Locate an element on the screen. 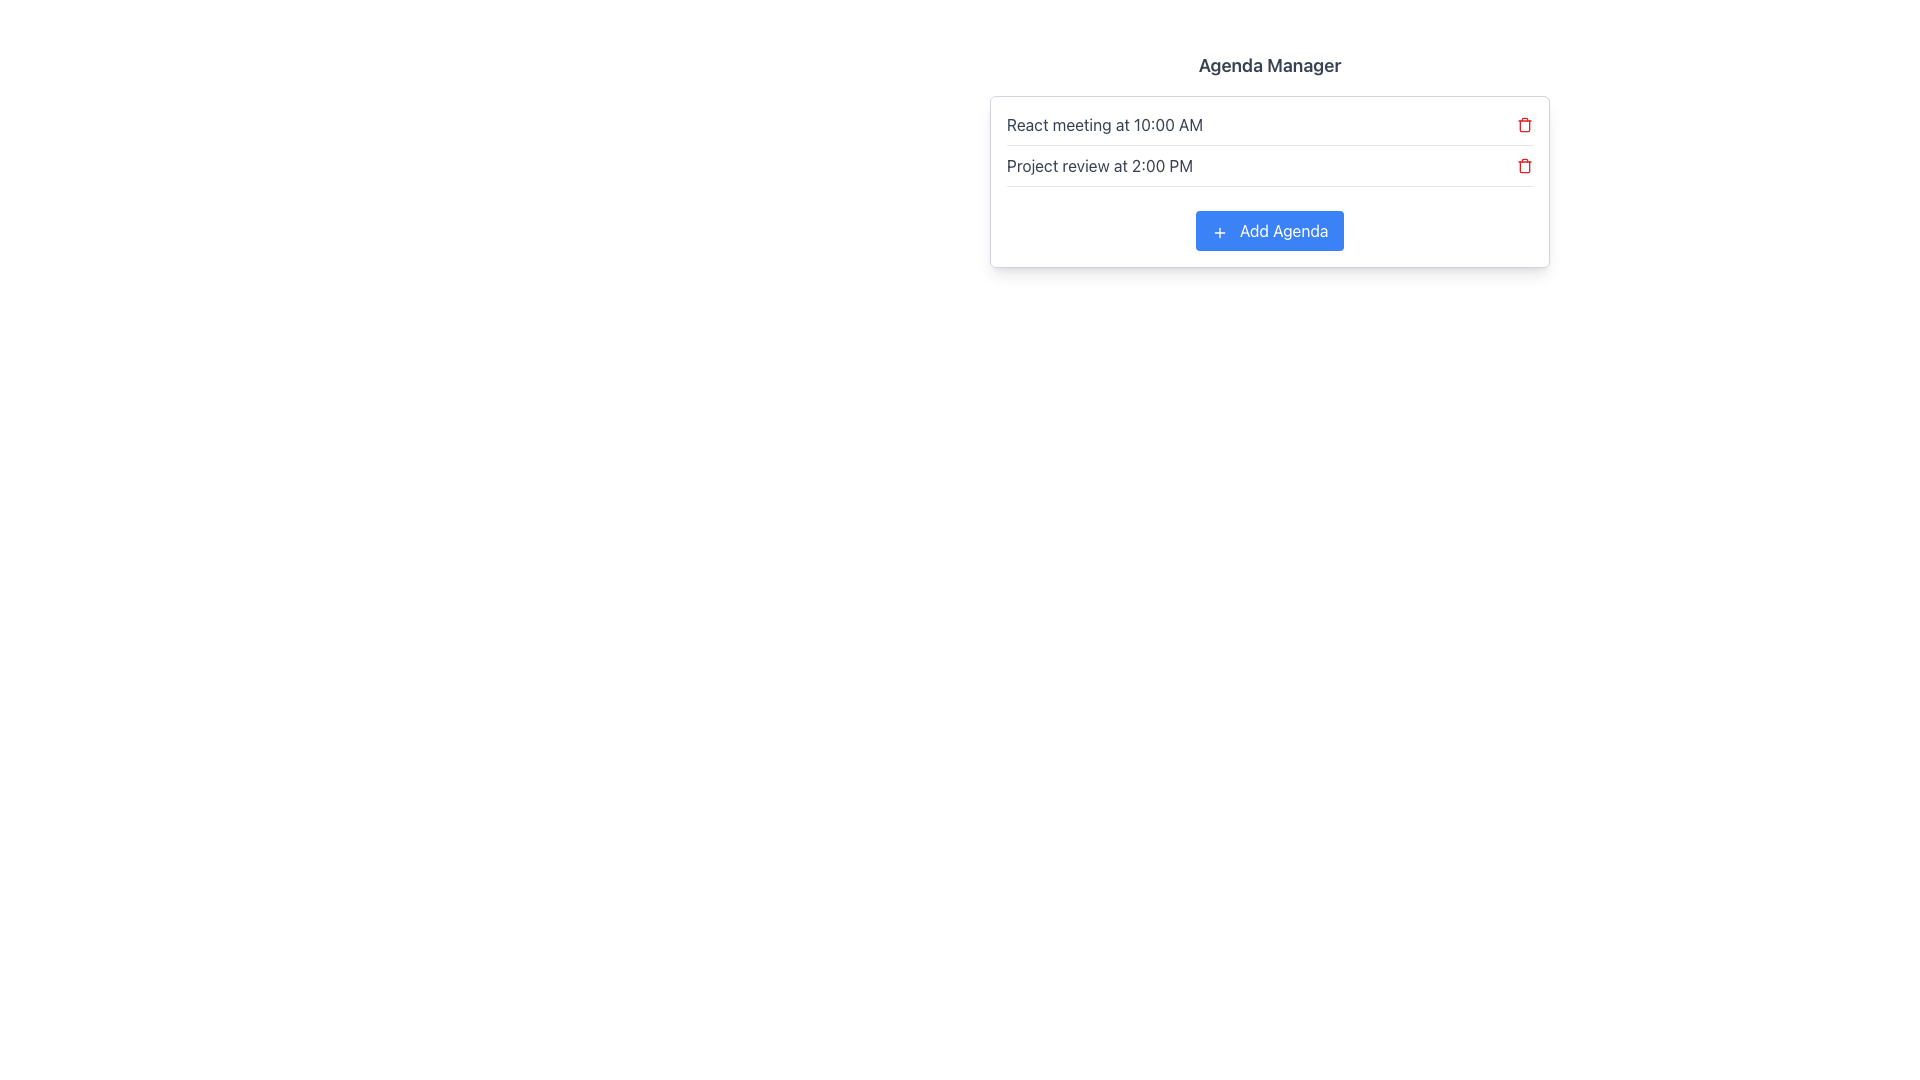 Image resolution: width=1920 pixels, height=1080 pixels. the SVG icon resembling a 'plus' sign located on the left side of the 'Add Agenda' button is located at coordinates (1218, 231).